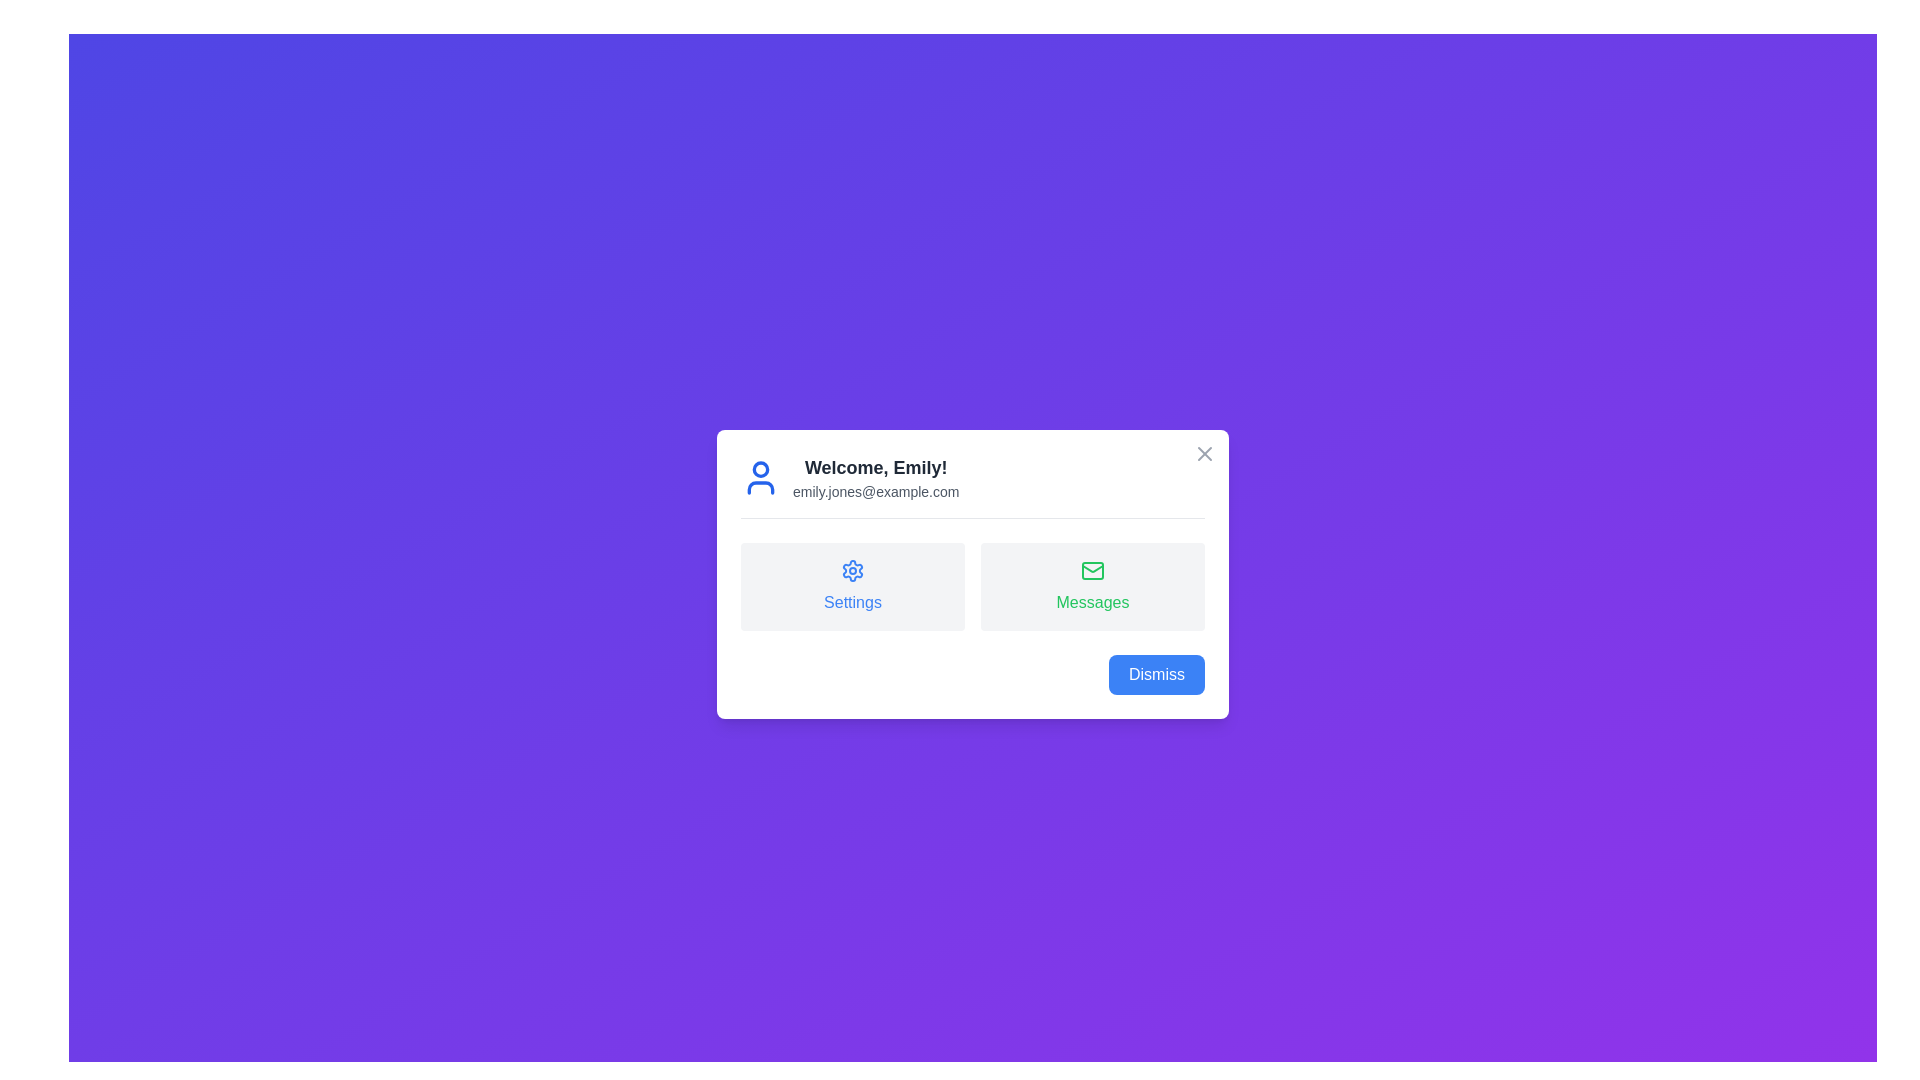 The height and width of the screenshot is (1080, 1920). Describe the element at coordinates (876, 491) in the screenshot. I see `the static text label displaying 'emily.jones@example.com', which is located beneath the welcome message 'Welcome, Emily!' in the top-center region of the dialog box` at that location.